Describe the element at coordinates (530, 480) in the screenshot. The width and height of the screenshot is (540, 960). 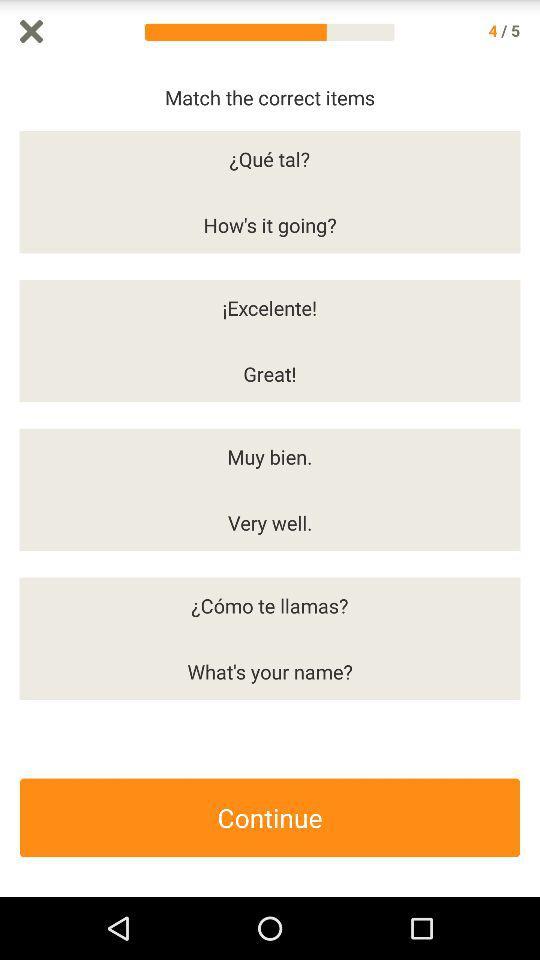
I see `the icon below 5` at that location.